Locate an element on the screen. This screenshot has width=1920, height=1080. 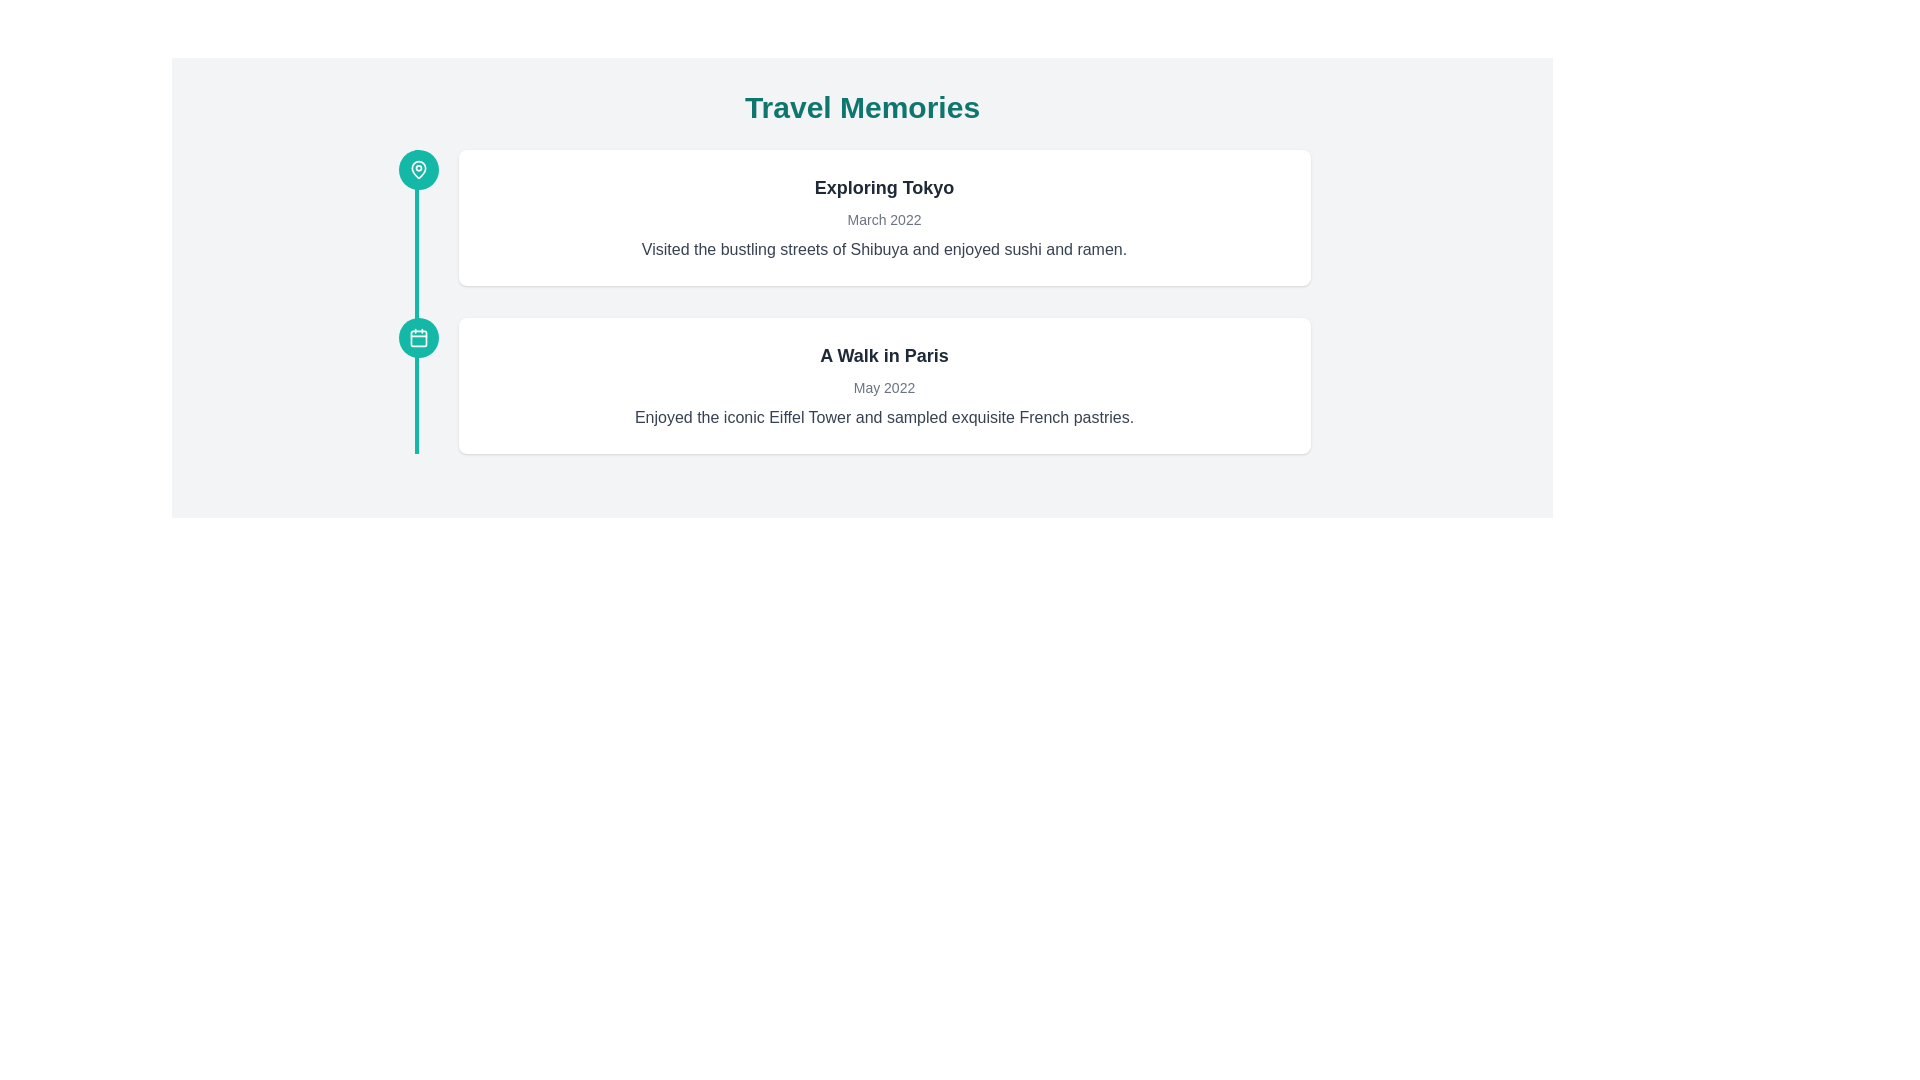
the static text label displaying the timestamp 'March 2022', which is positioned below the title 'Exploring Tokyo' in the upper part of the interface is located at coordinates (883, 219).